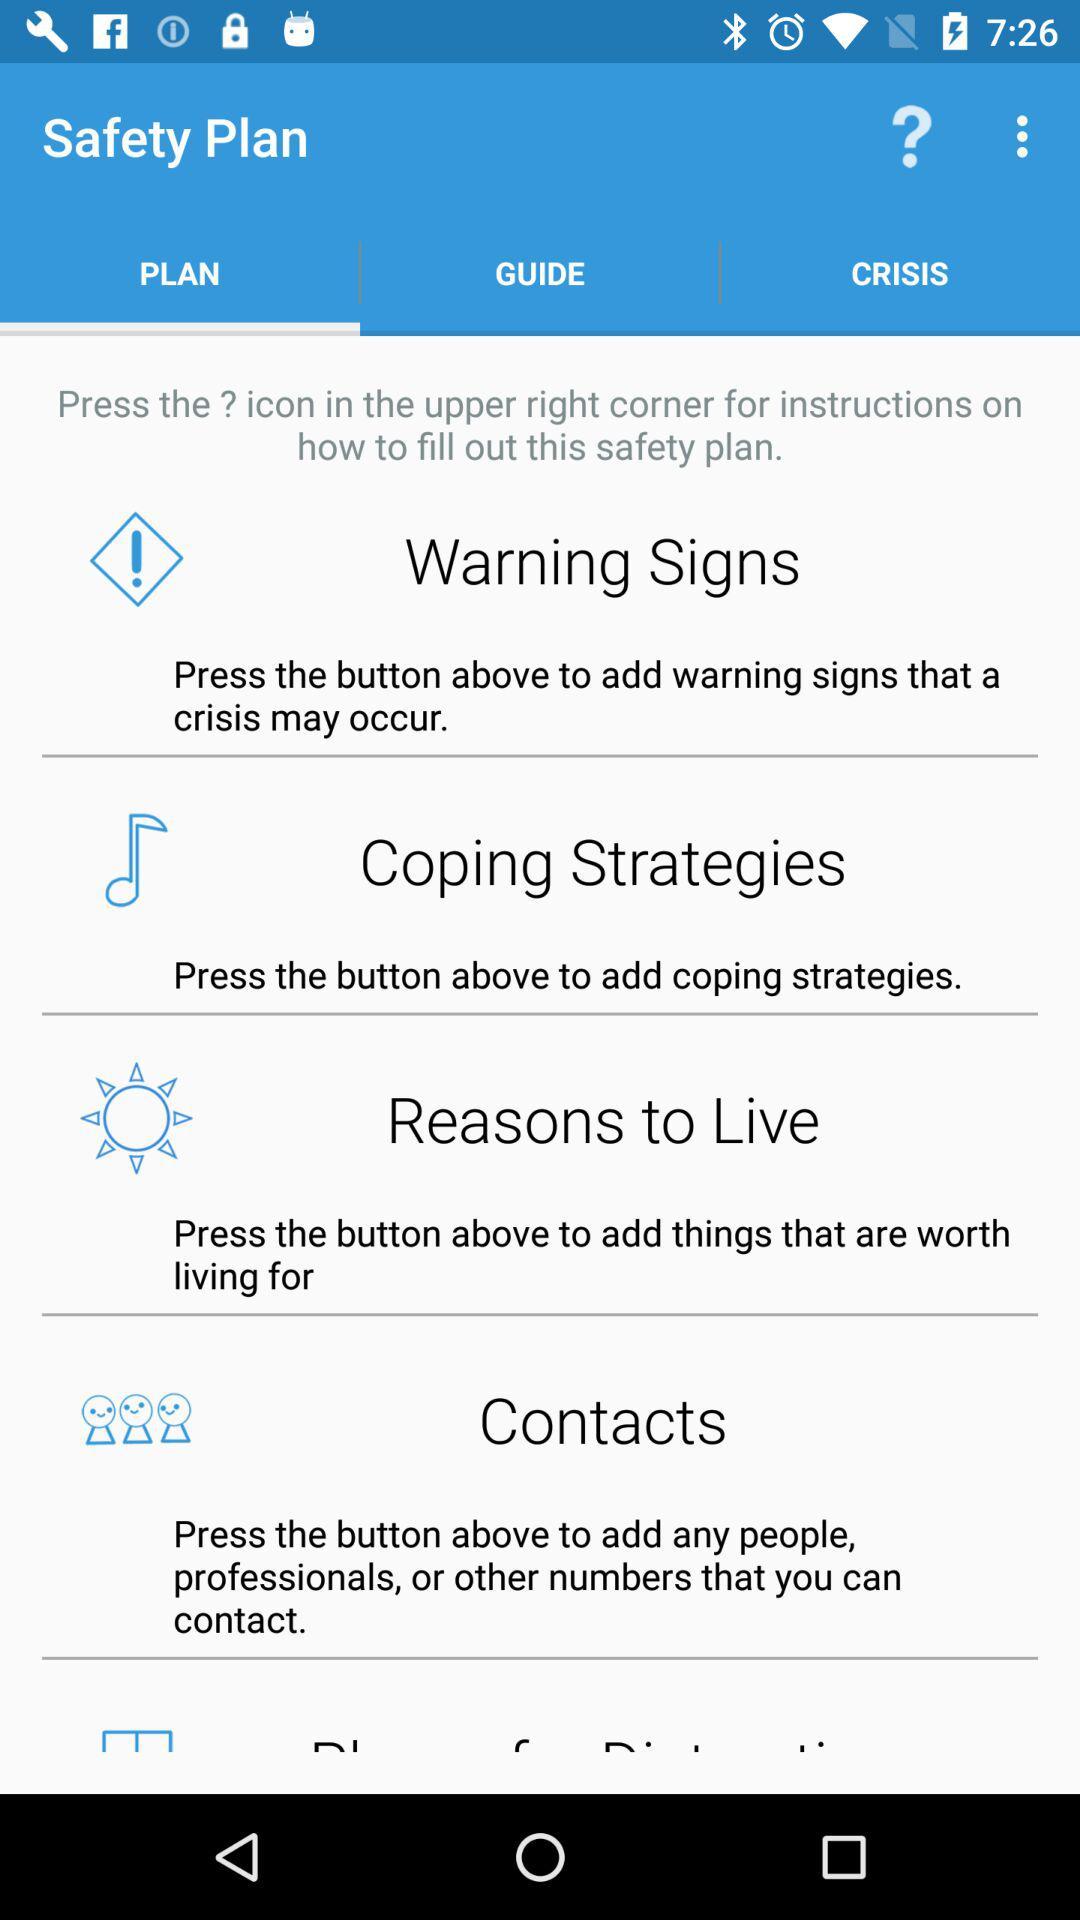 Image resolution: width=1080 pixels, height=1920 pixels. Describe the element at coordinates (540, 1418) in the screenshot. I see `the contacts button` at that location.